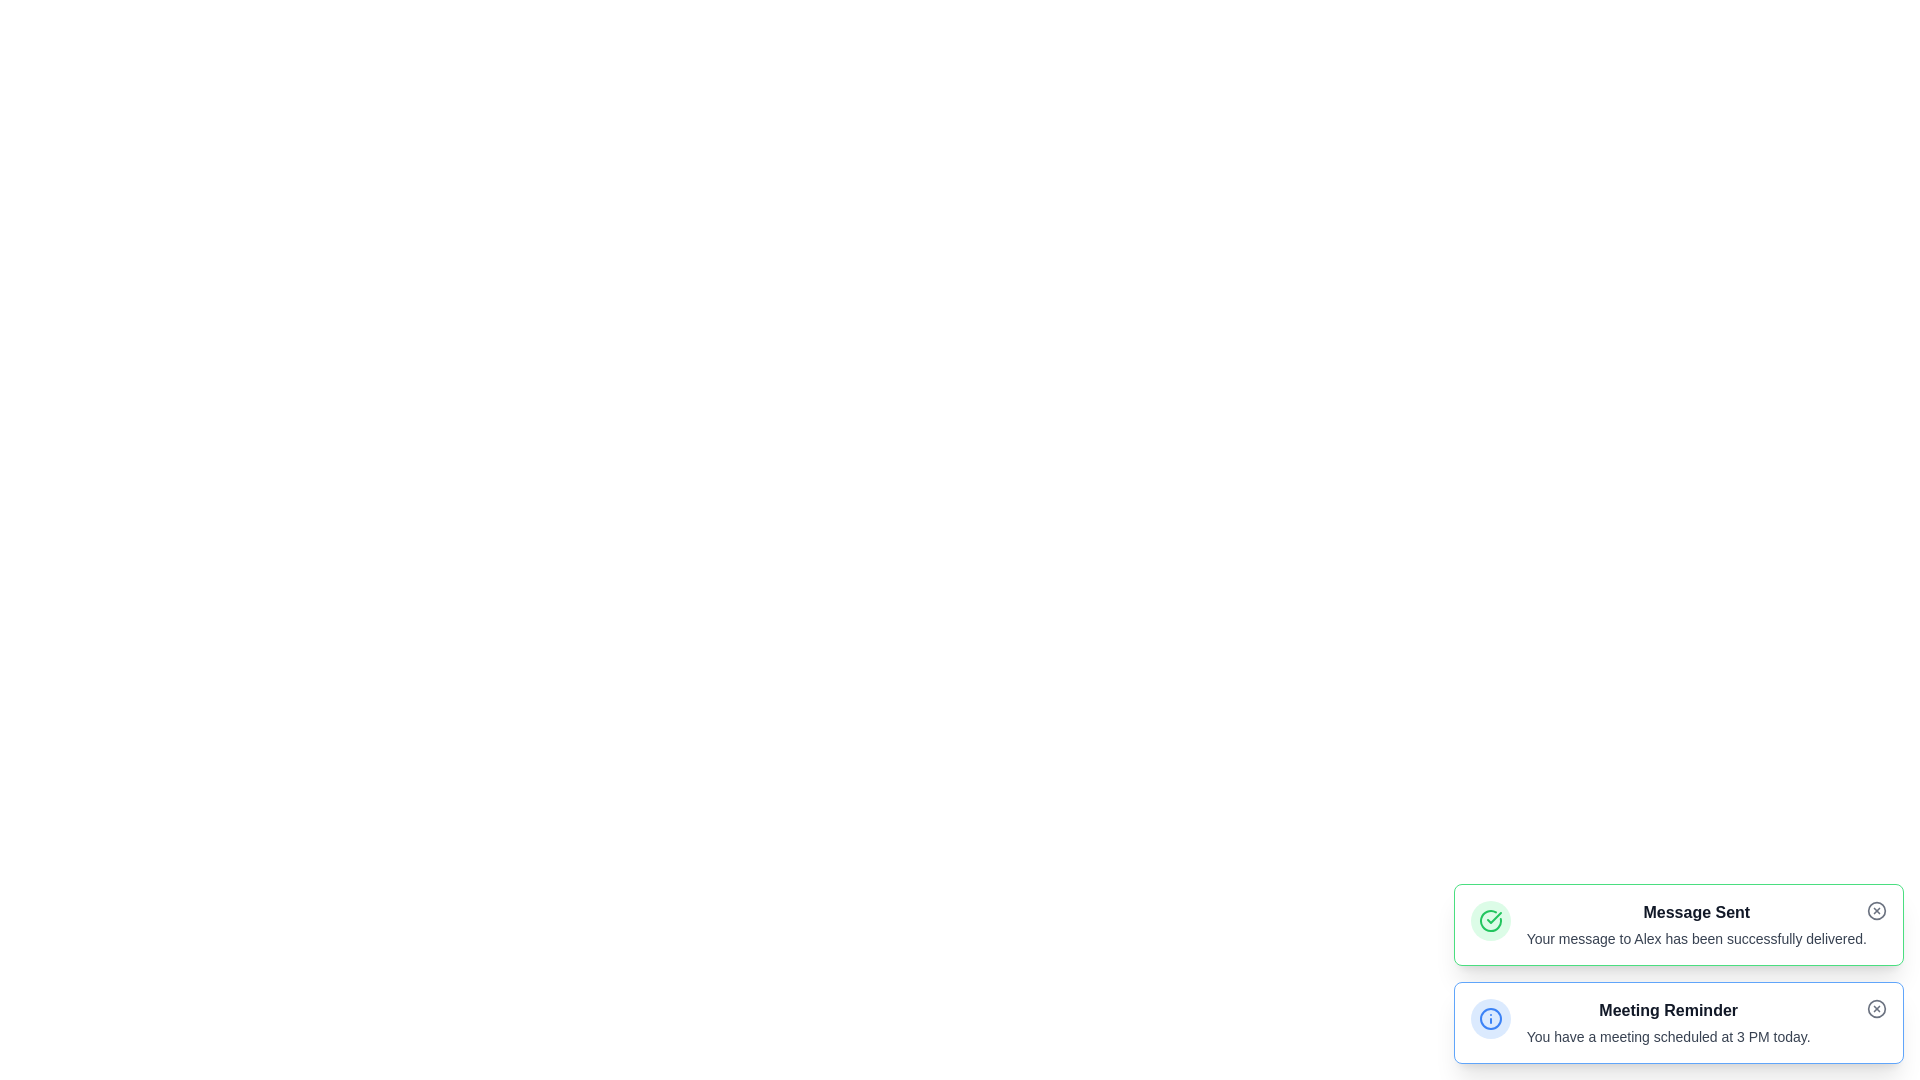 Image resolution: width=1920 pixels, height=1080 pixels. I want to click on the 'Message Sent' notification to read its details, so click(1678, 925).